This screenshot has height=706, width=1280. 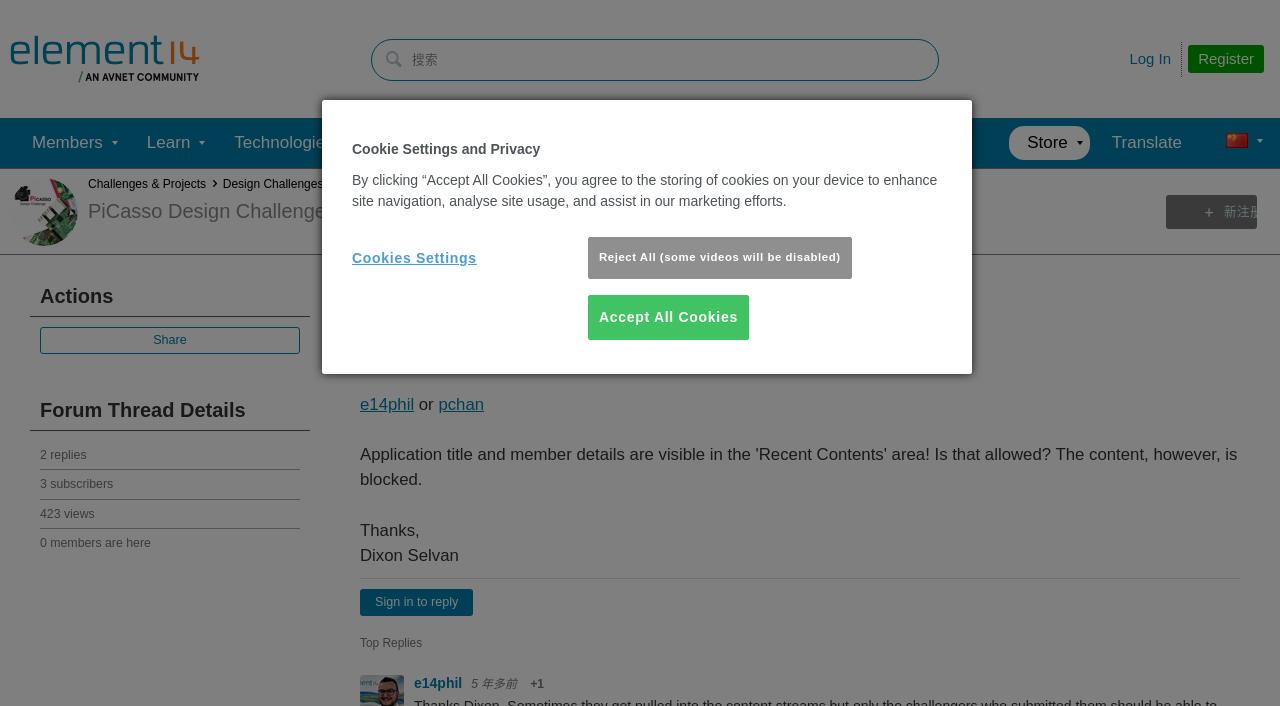 What do you see at coordinates (76, 483) in the screenshot?
I see `'3 subscribers'` at bounding box center [76, 483].